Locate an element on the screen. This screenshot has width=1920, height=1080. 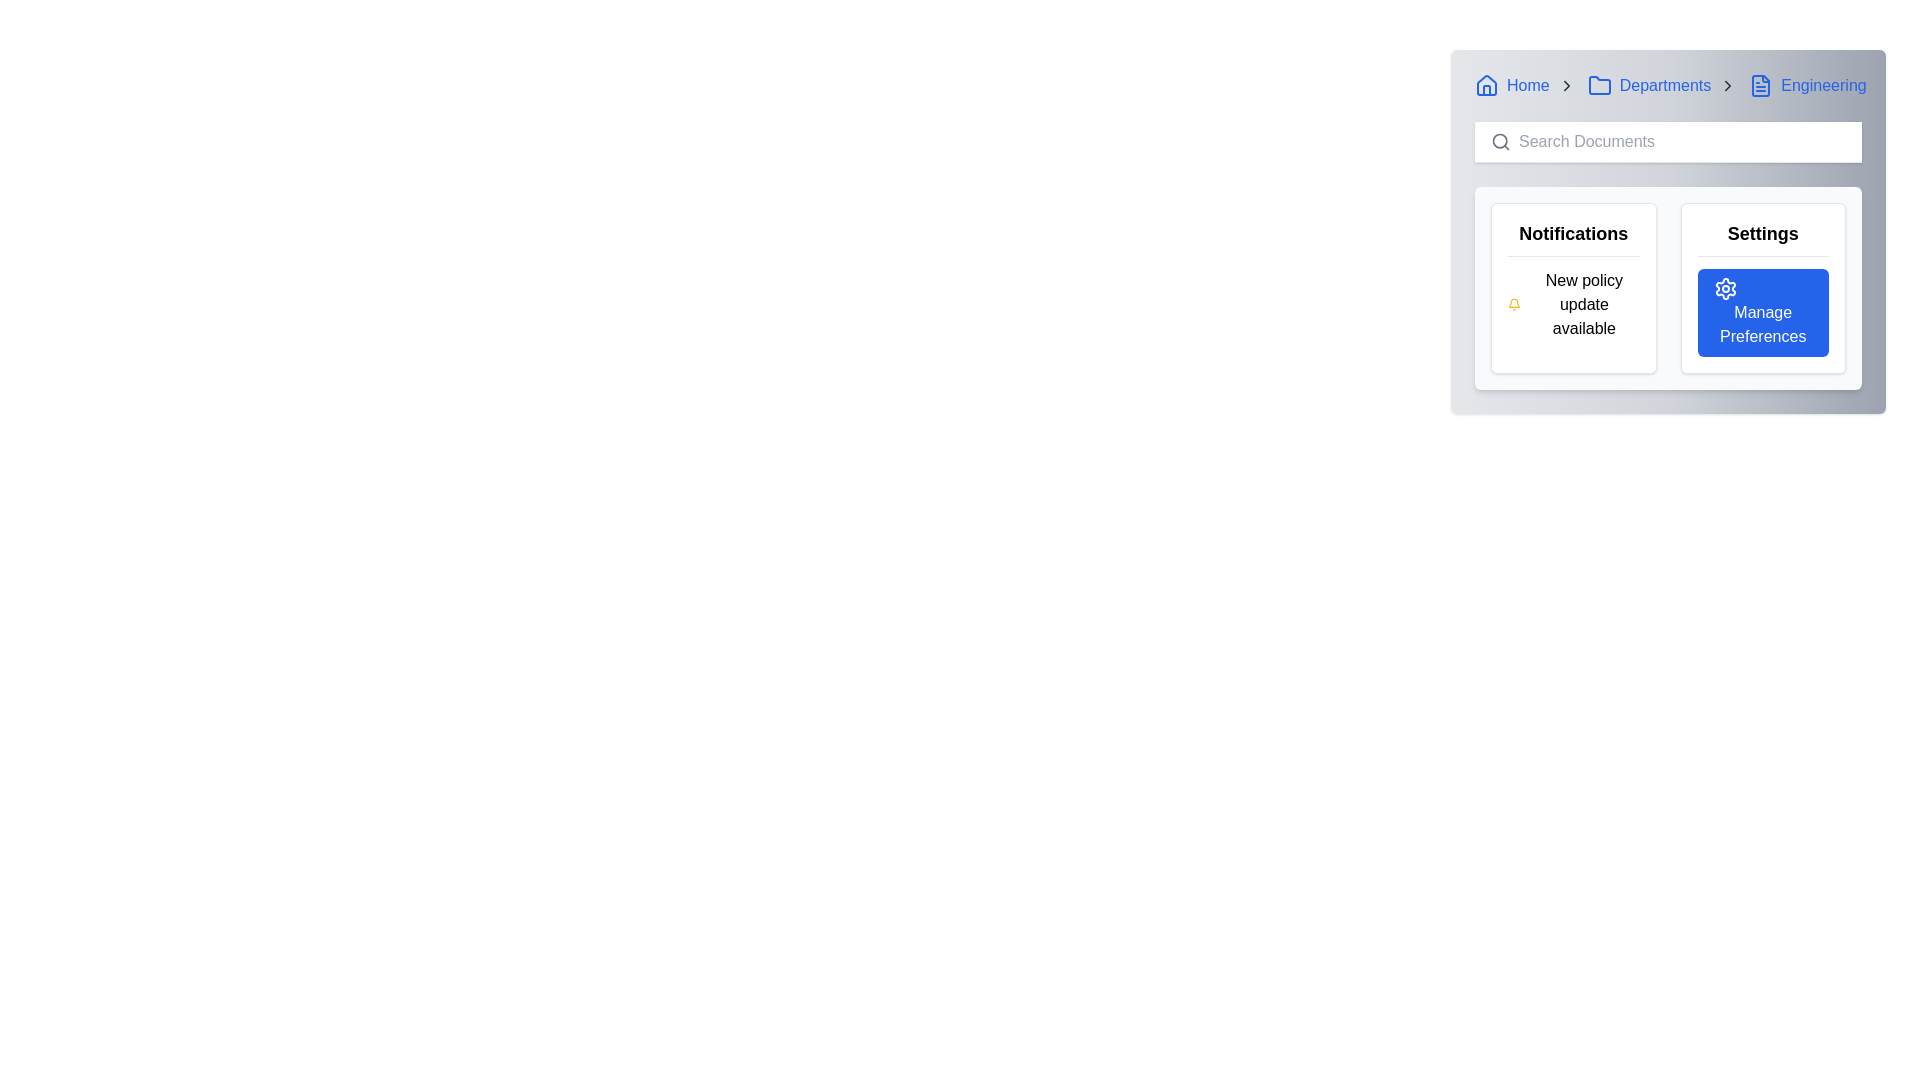
the non-interactive text block combined with an icon that informs the user about a new policy update, located in the notifications card is located at coordinates (1572, 304).